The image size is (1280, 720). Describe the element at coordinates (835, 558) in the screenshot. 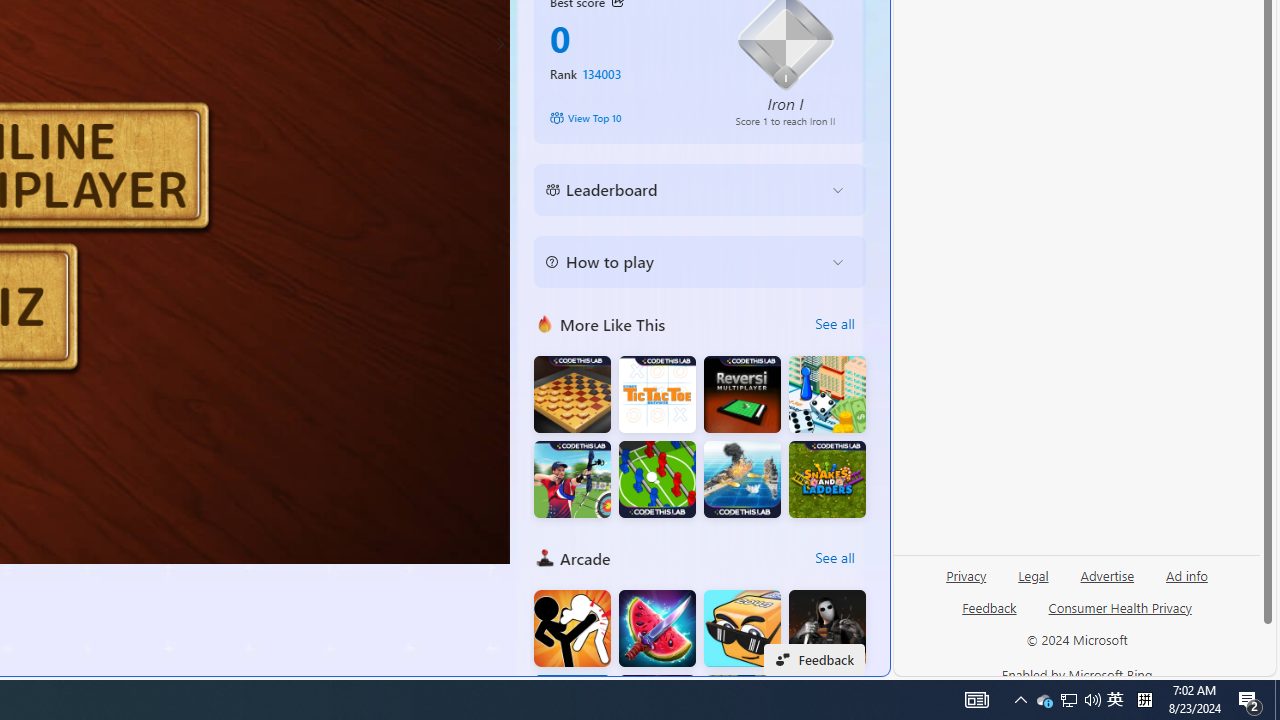

I see `'See all'` at that location.